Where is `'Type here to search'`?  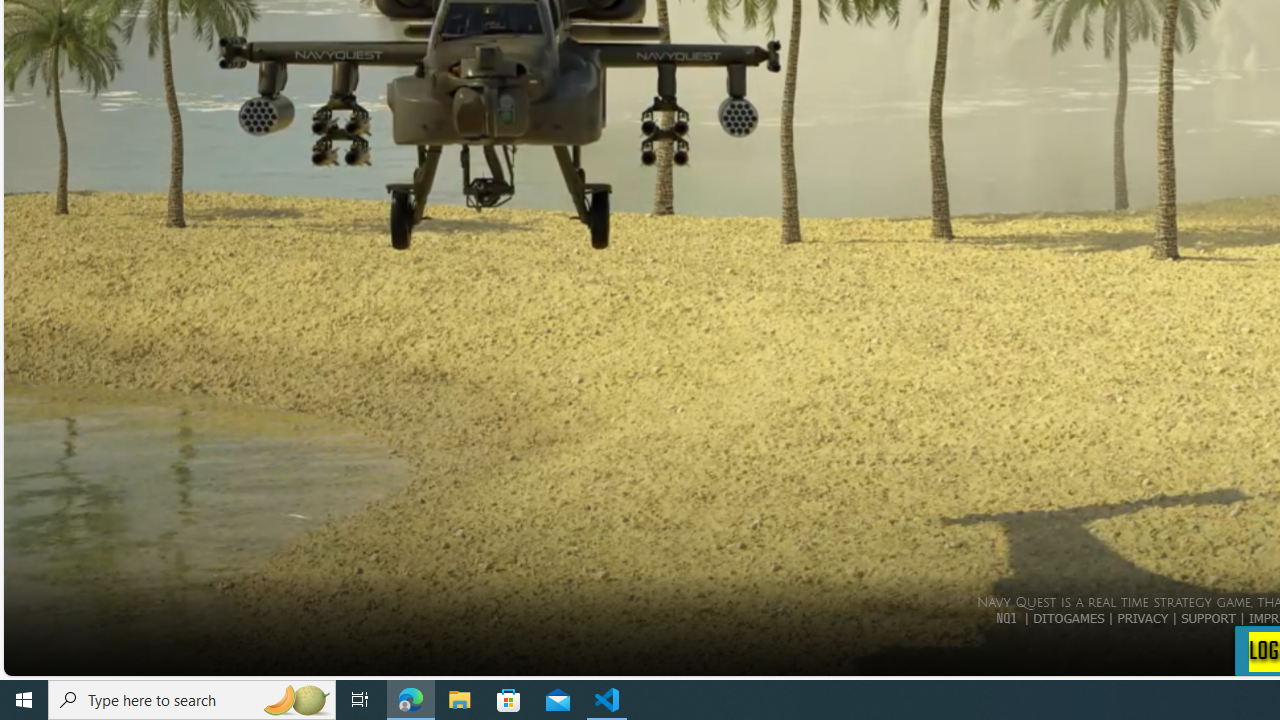 'Type here to search' is located at coordinates (192, 698).